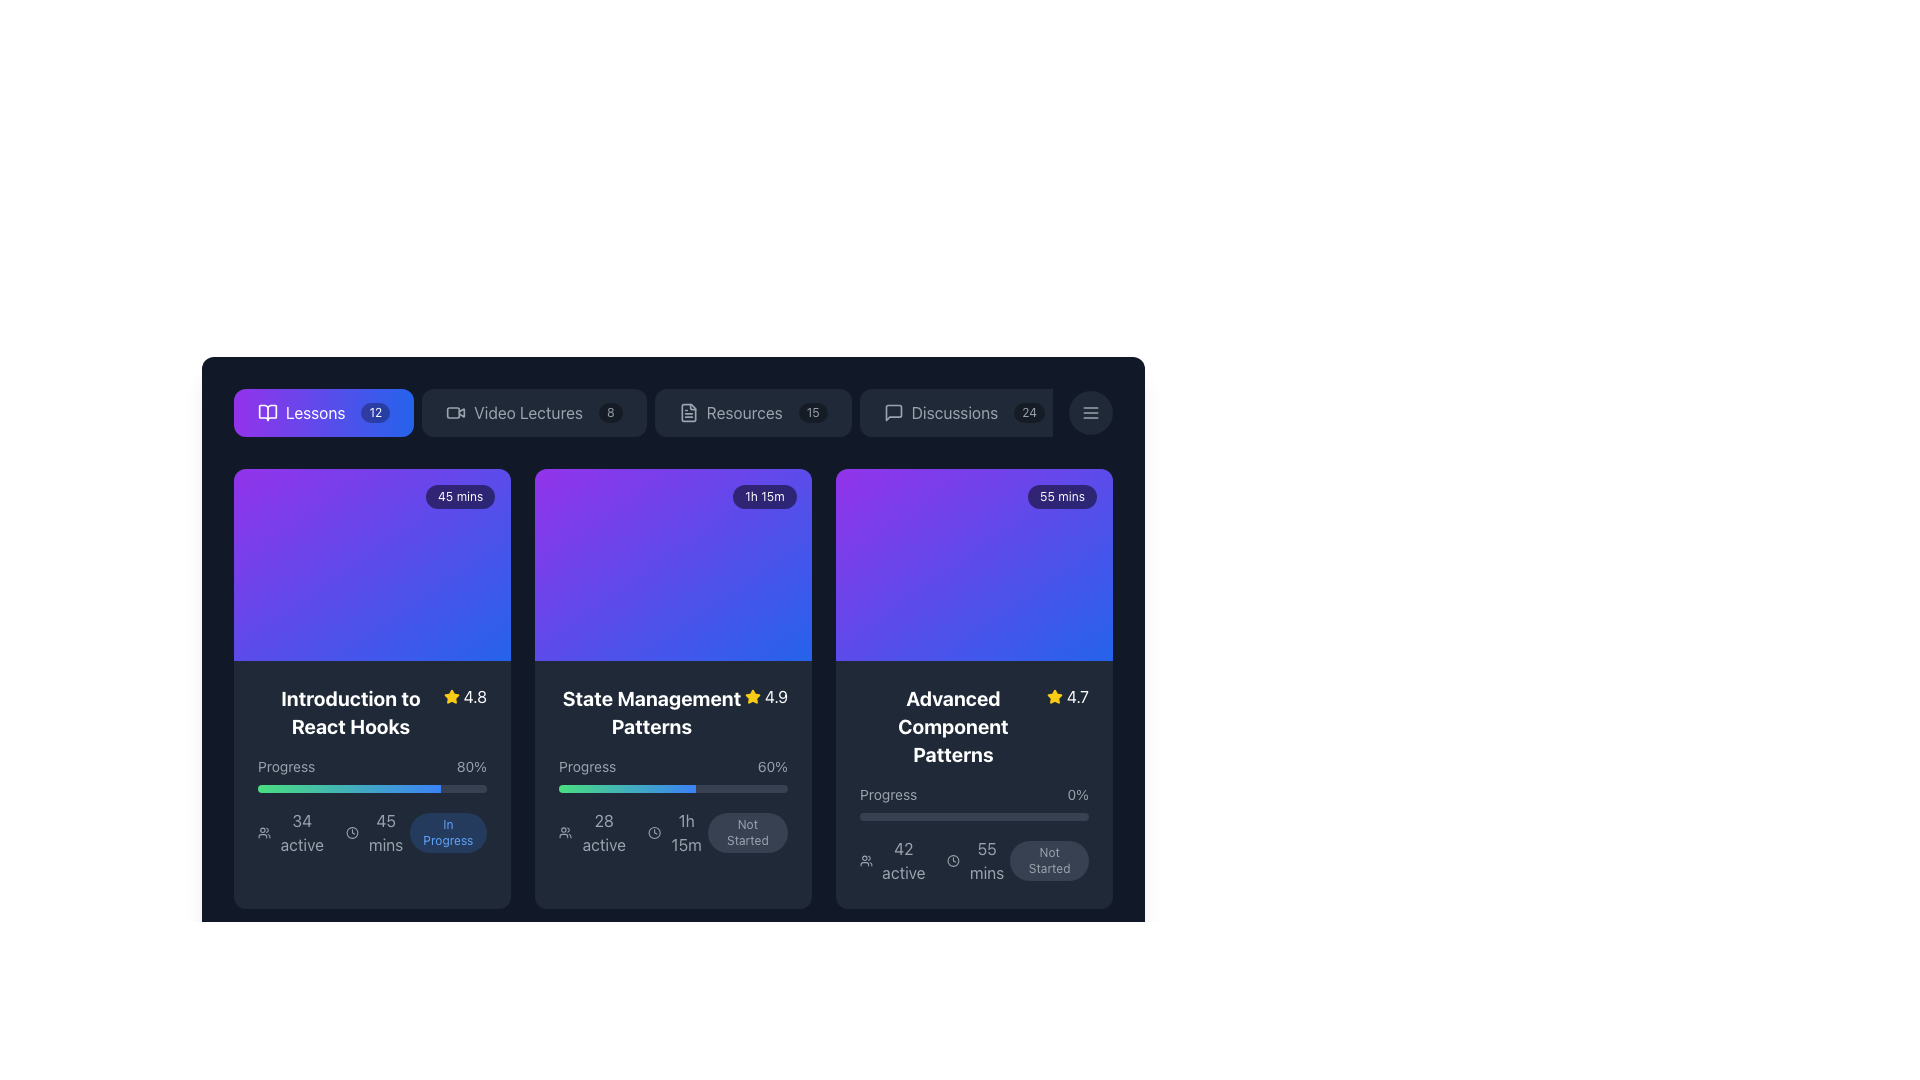  What do you see at coordinates (302, 788) in the screenshot?
I see `progress` at bounding box center [302, 788].